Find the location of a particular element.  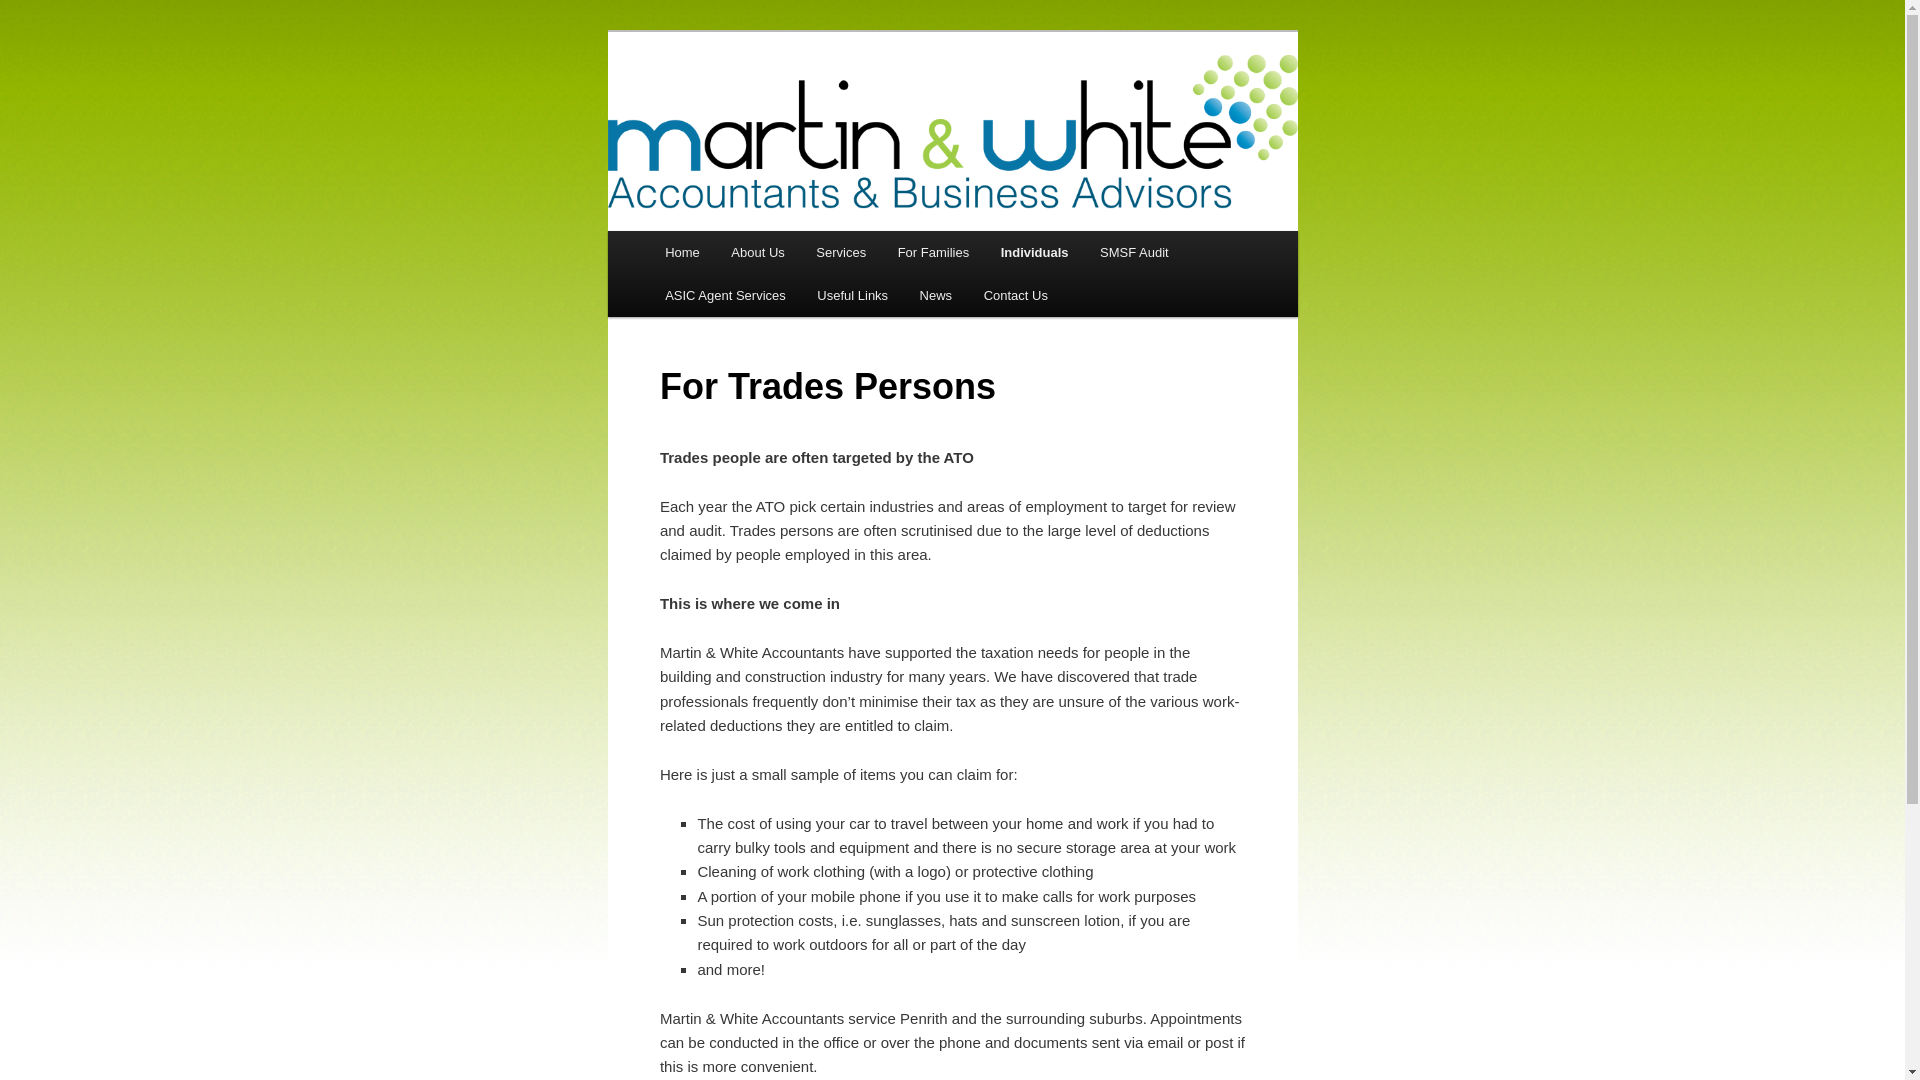

'SMSF Audit' is located at coordinates (1133, 251).